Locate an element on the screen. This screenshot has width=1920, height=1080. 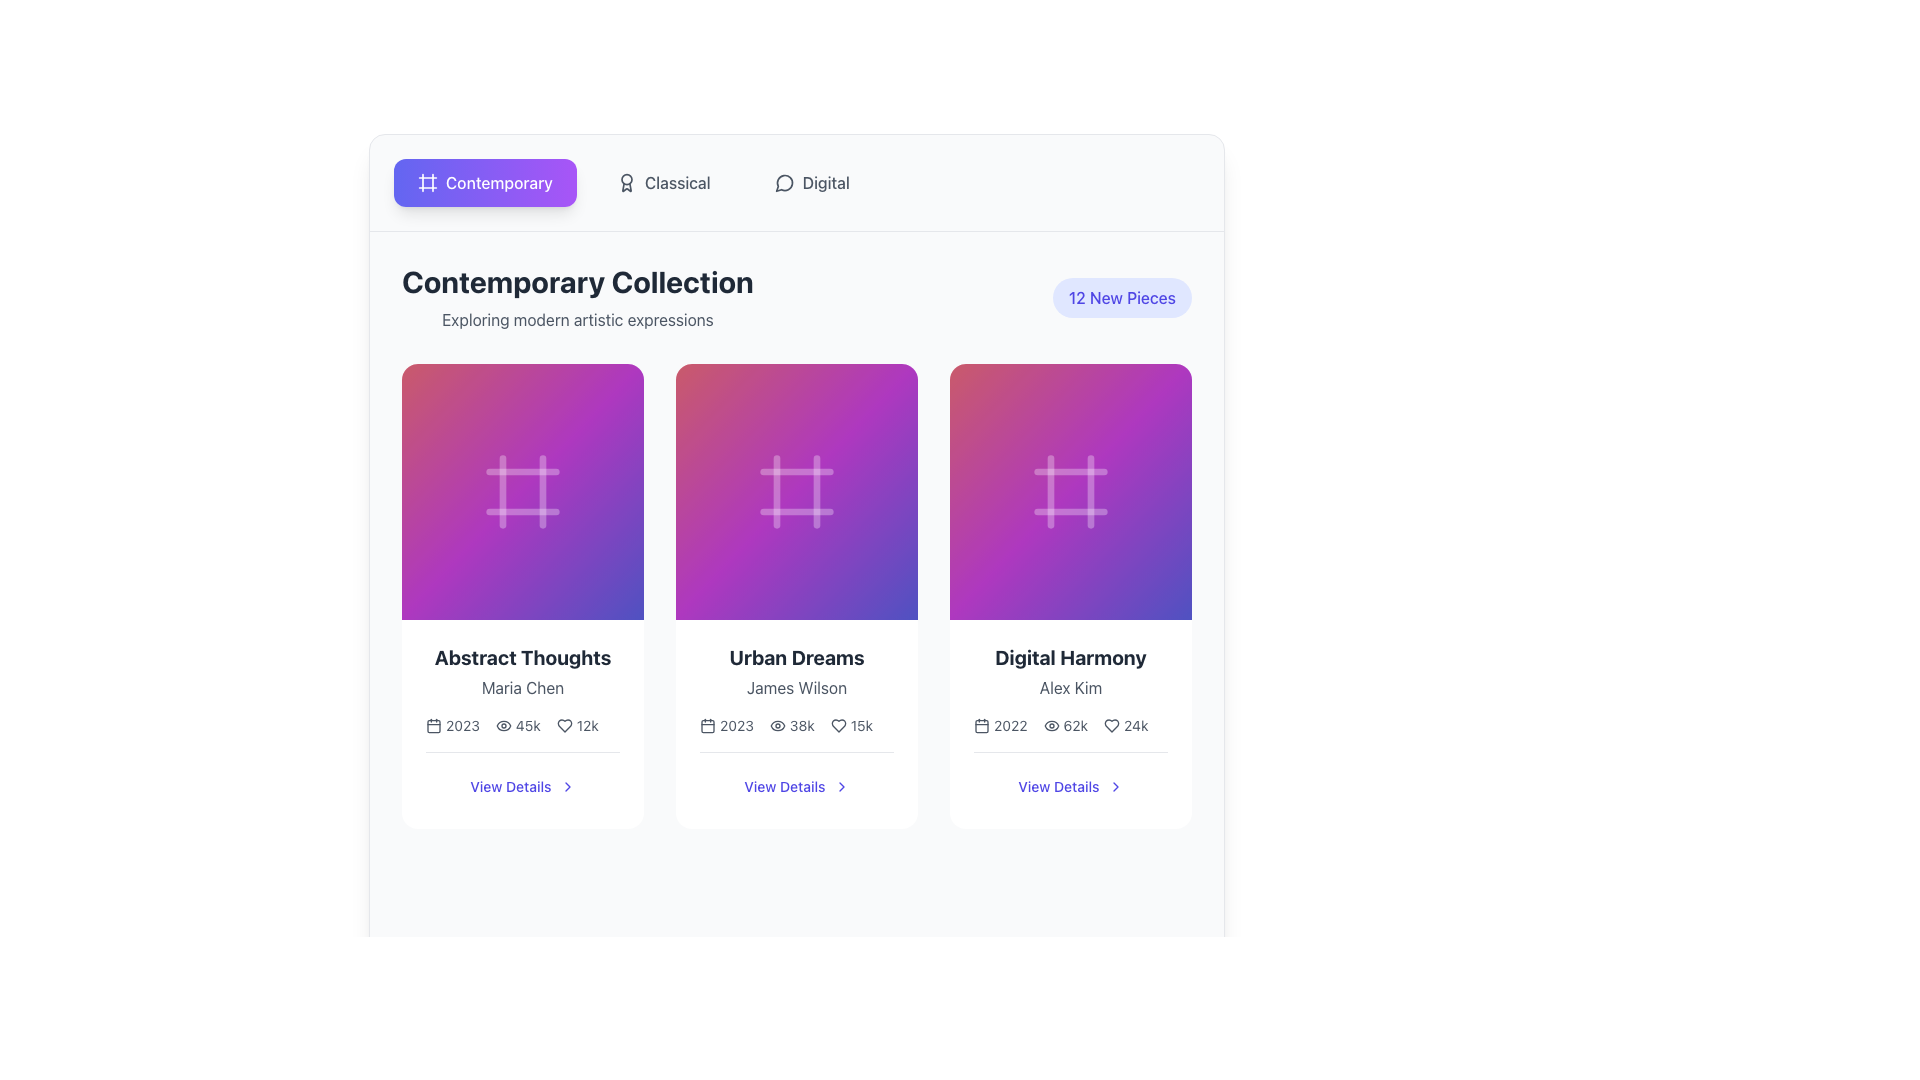
the small right-facing chevron icon that is part of the 'View Details' button in the 'Digital Harmony' card, located to the right of the 'View Details' text is located at coordinates (1114, 785).